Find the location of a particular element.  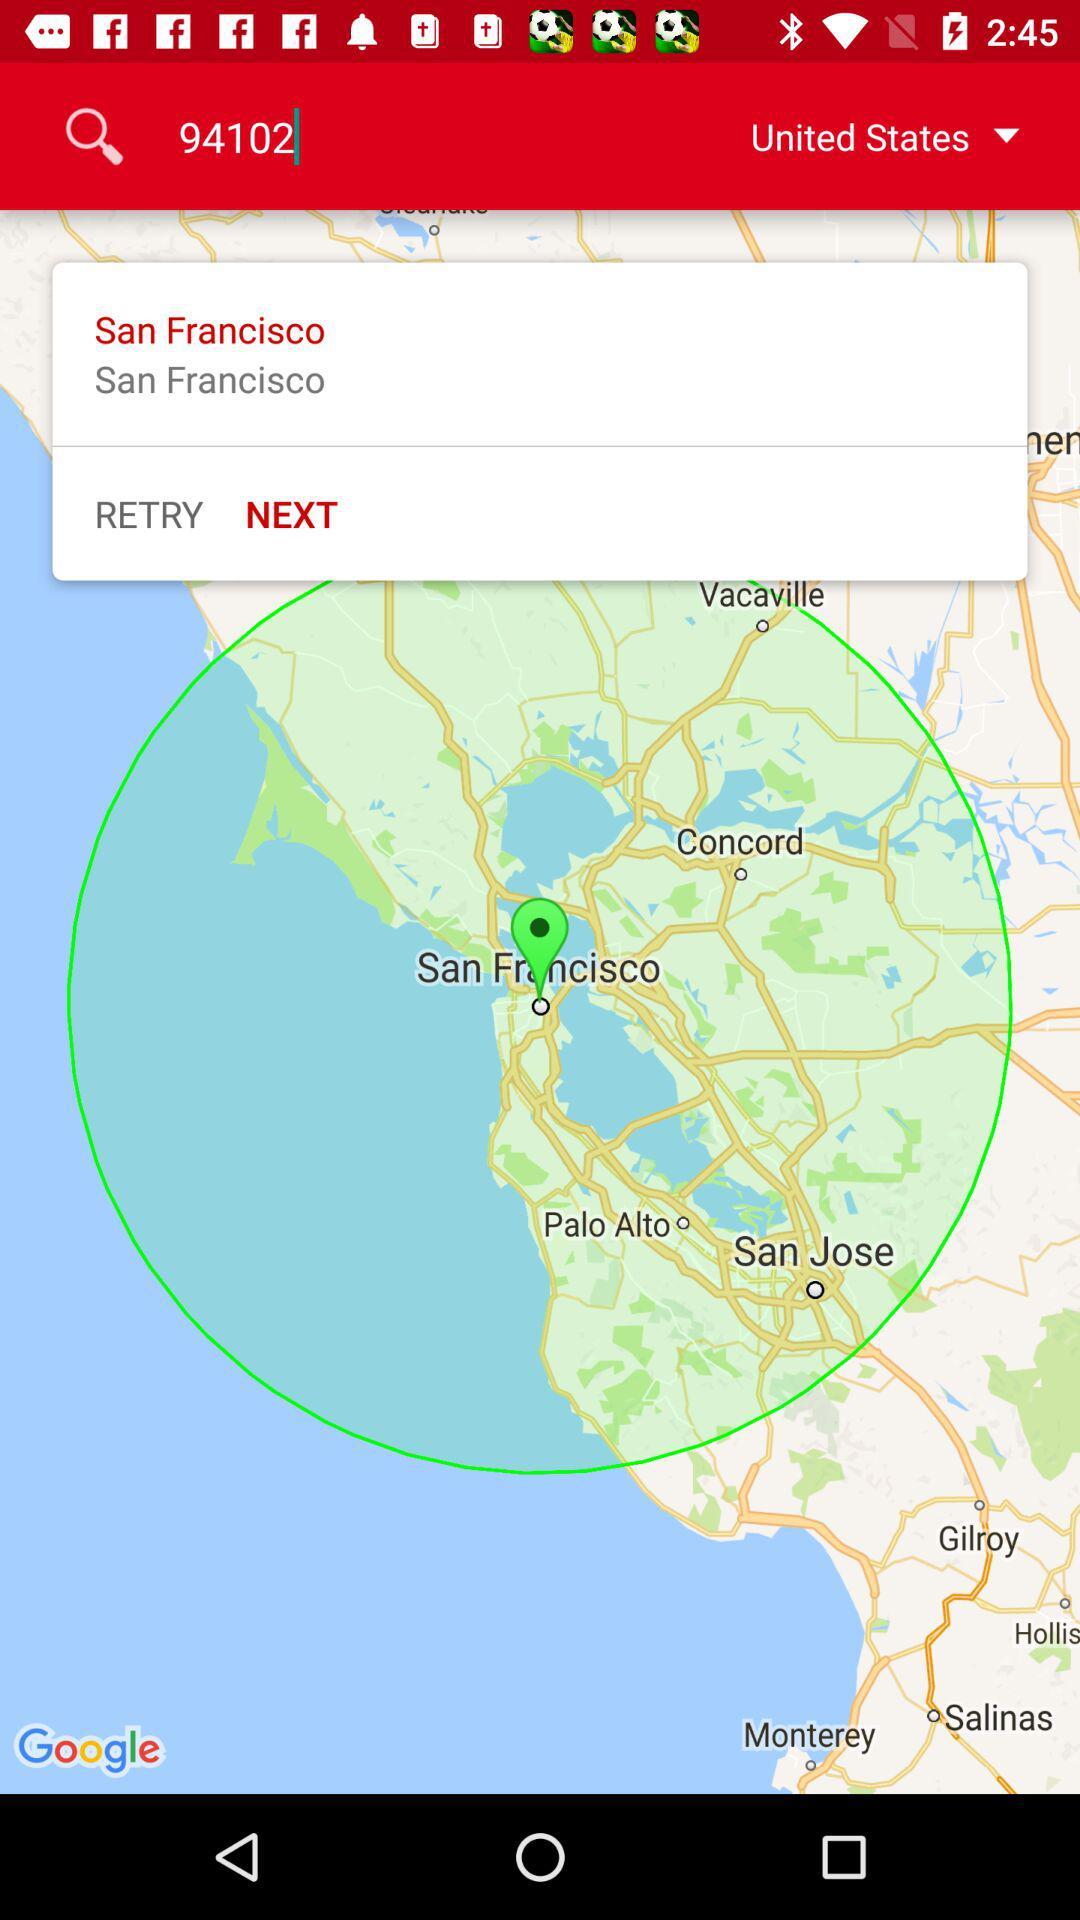

item at the center is located at coordinates (540, 1002).